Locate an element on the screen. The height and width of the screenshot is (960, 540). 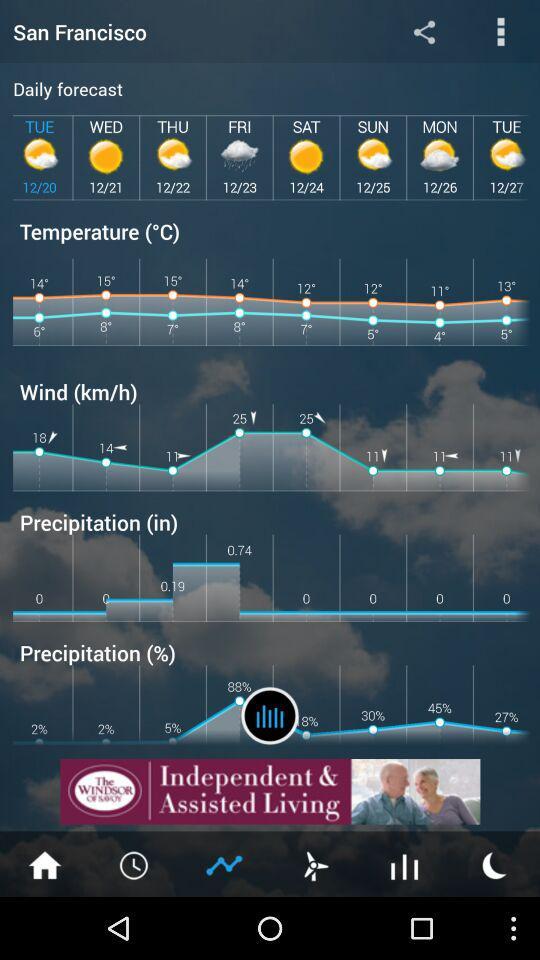
share the data is located at coordinates (423, 30).